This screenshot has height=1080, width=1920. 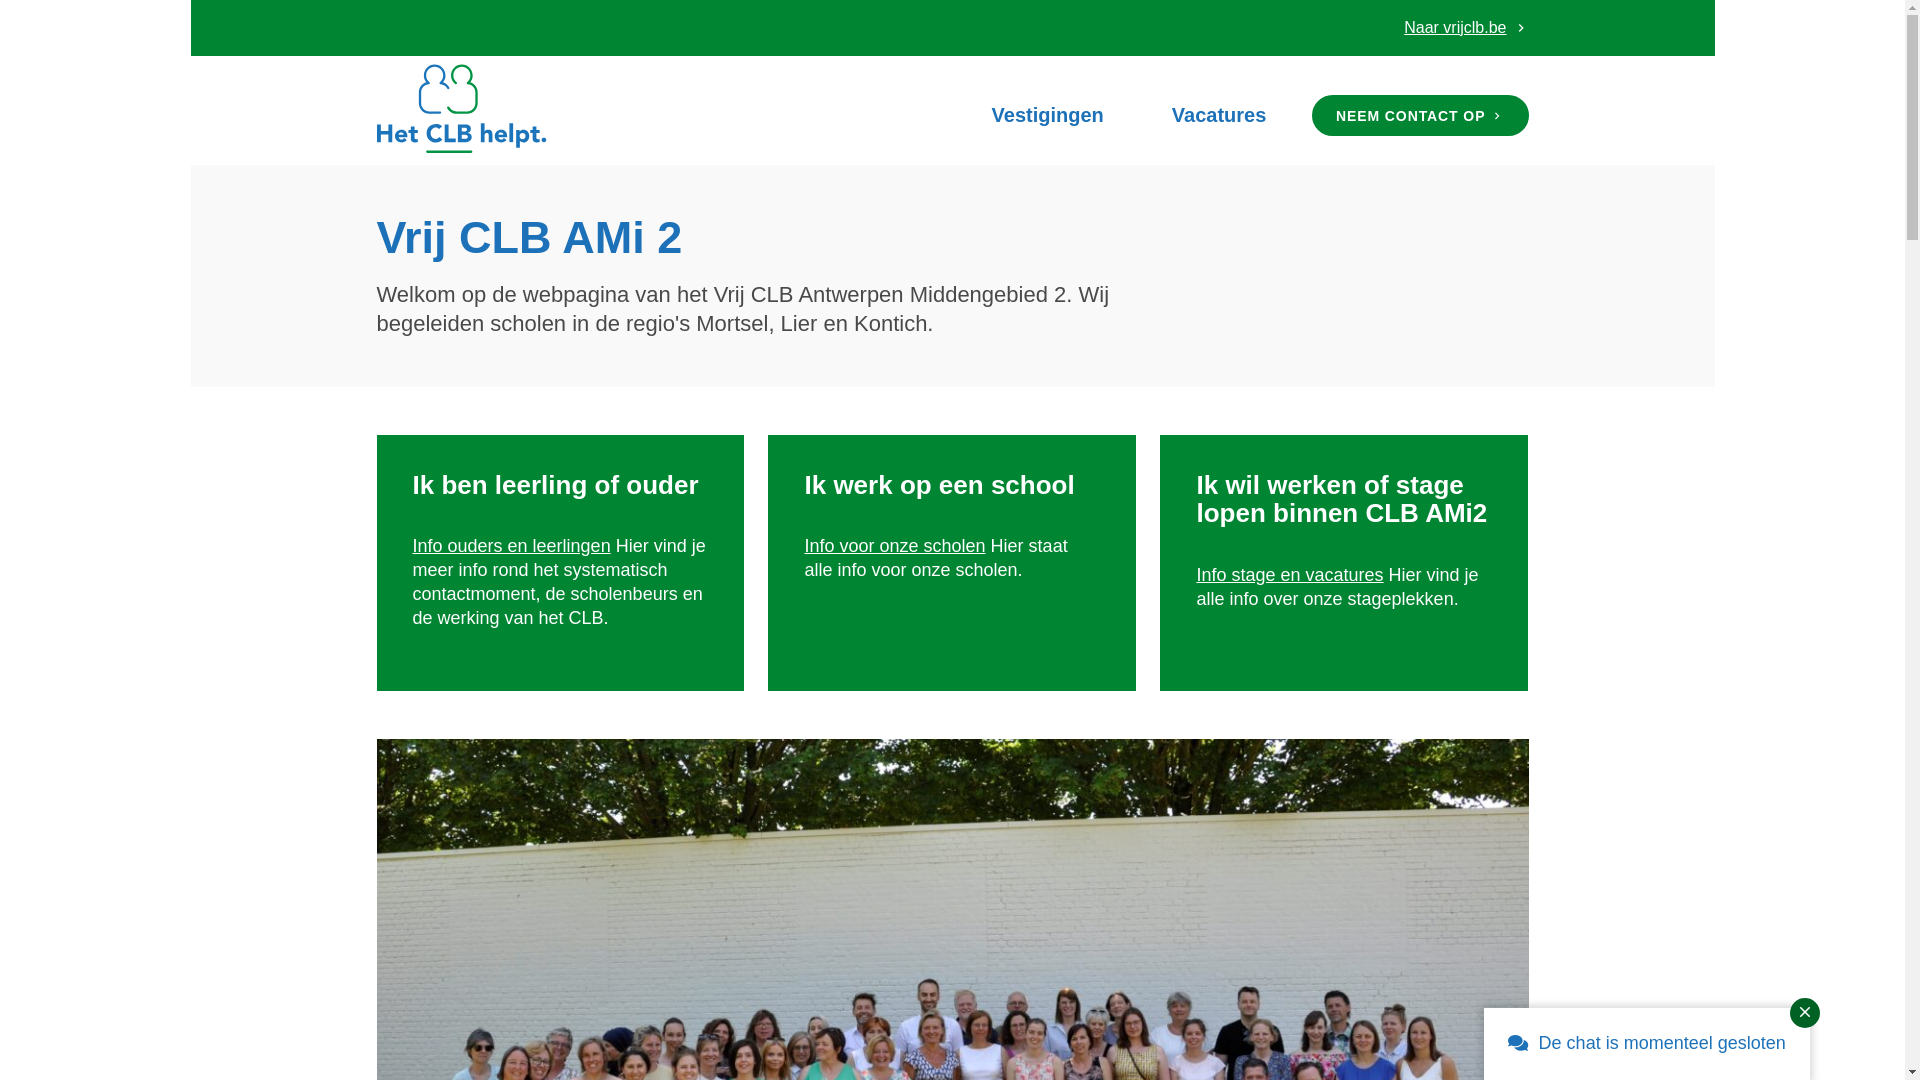 What do you see at coordinates (411, 546) in the screenshot?
I see `'Info ouders en leerlingen'` at bounding box center [411, 546].